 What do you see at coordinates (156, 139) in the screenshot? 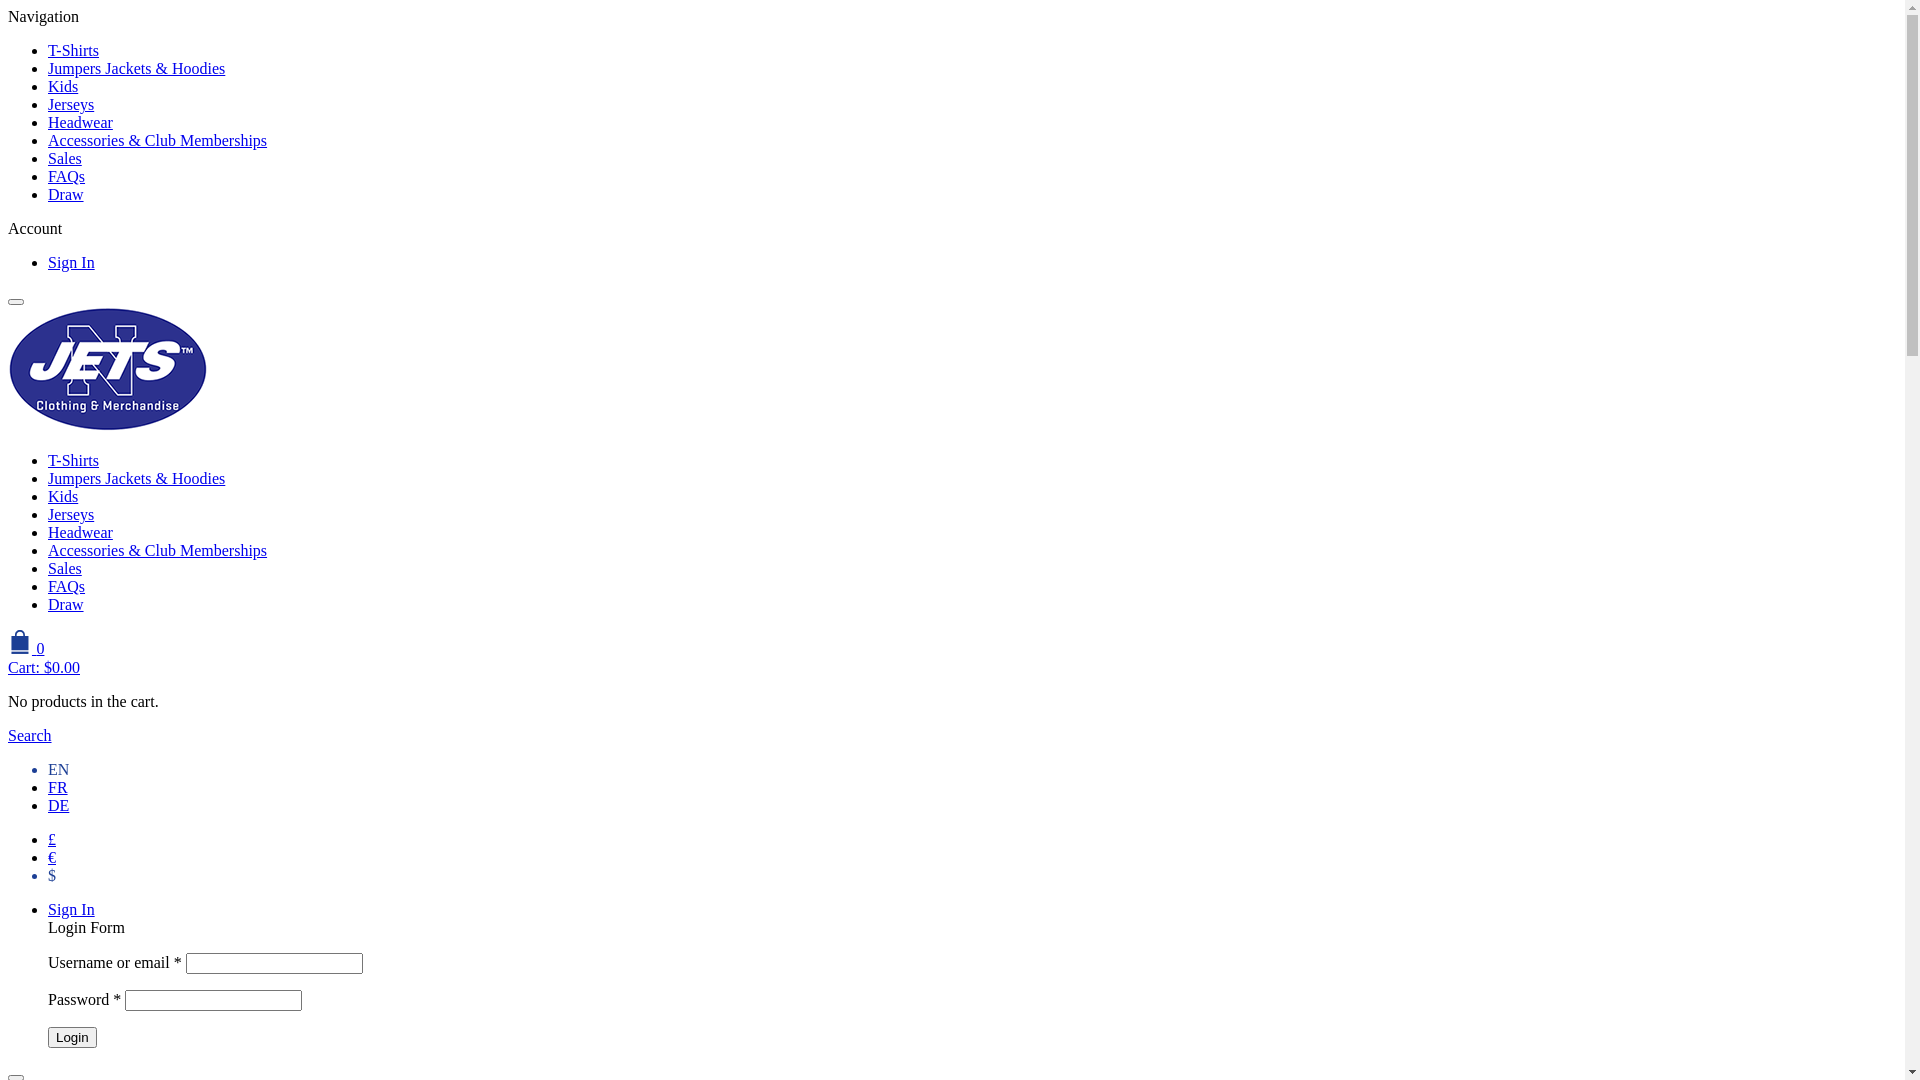
I see `'Accessories & Club Memberships'` at bounding box center [156, 139].